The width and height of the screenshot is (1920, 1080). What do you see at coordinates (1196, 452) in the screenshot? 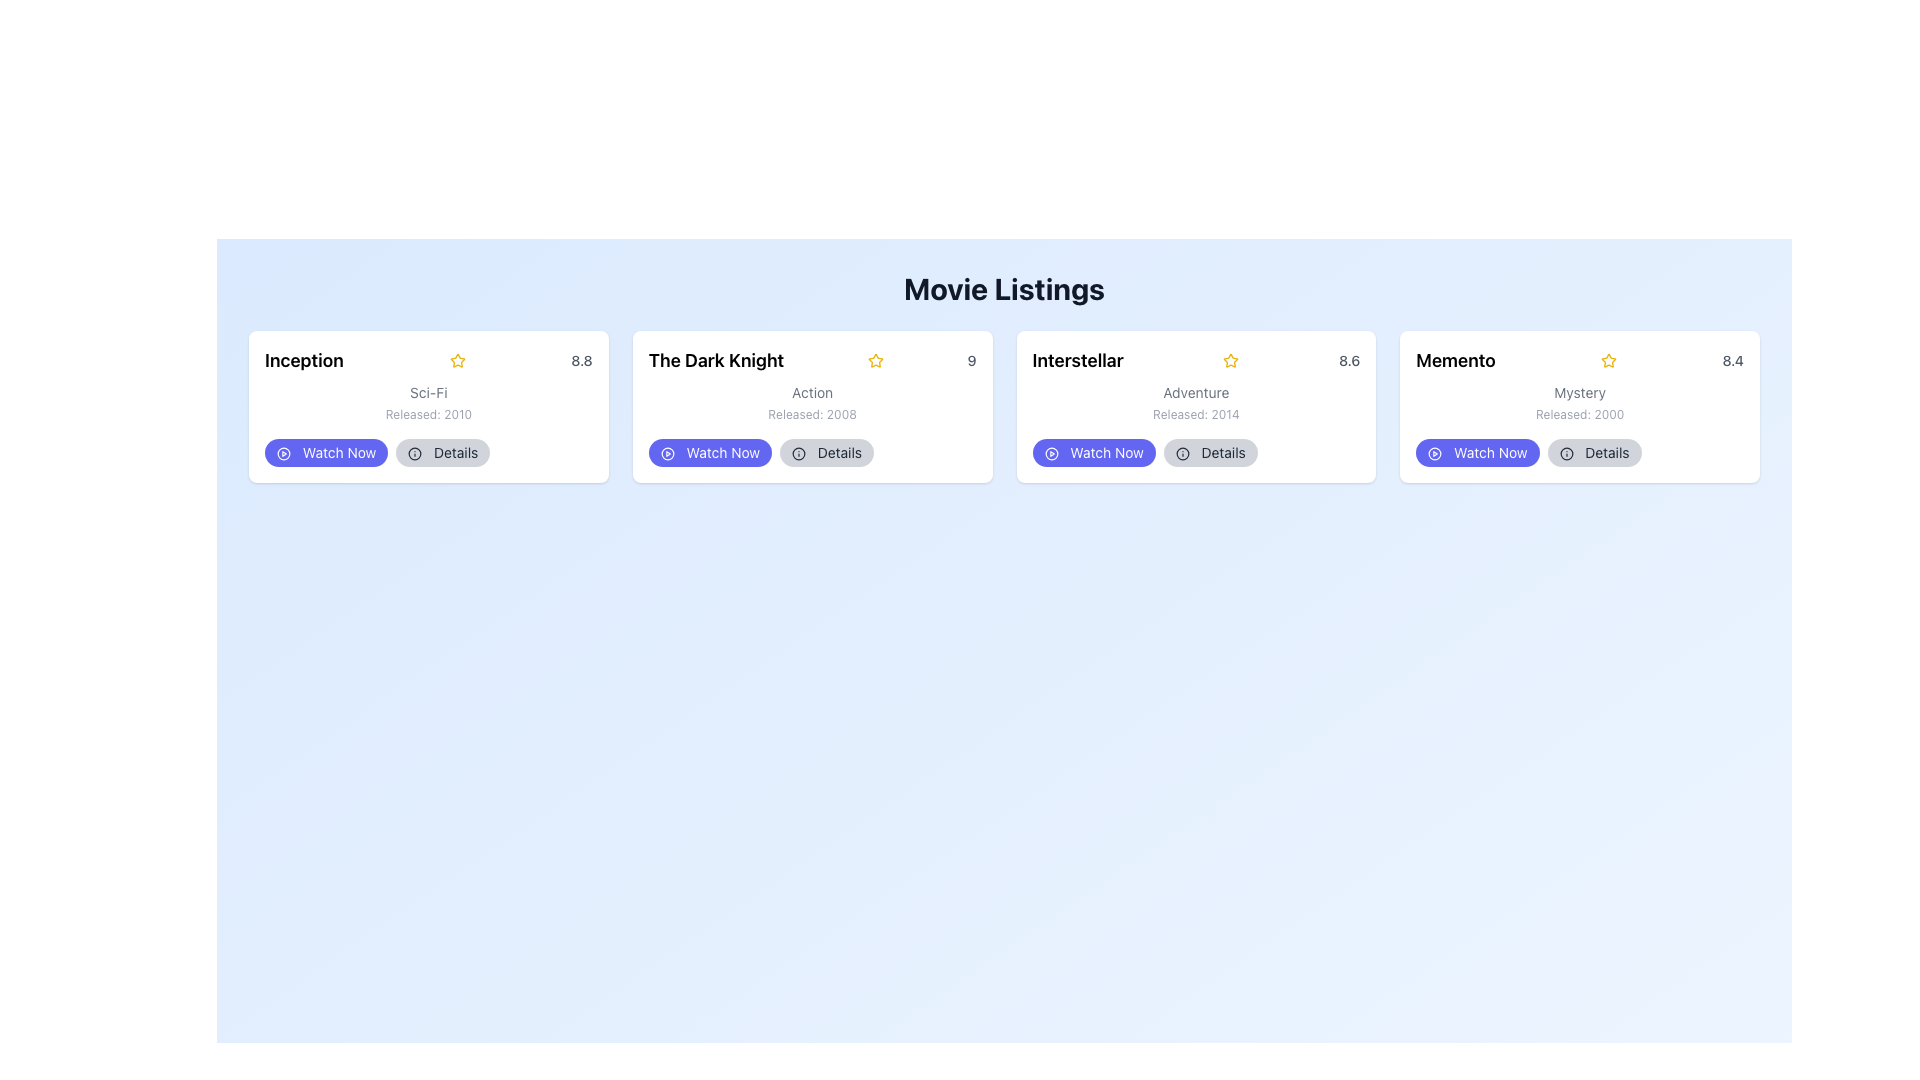
I see `the button` at bounding box center [1196, 452].